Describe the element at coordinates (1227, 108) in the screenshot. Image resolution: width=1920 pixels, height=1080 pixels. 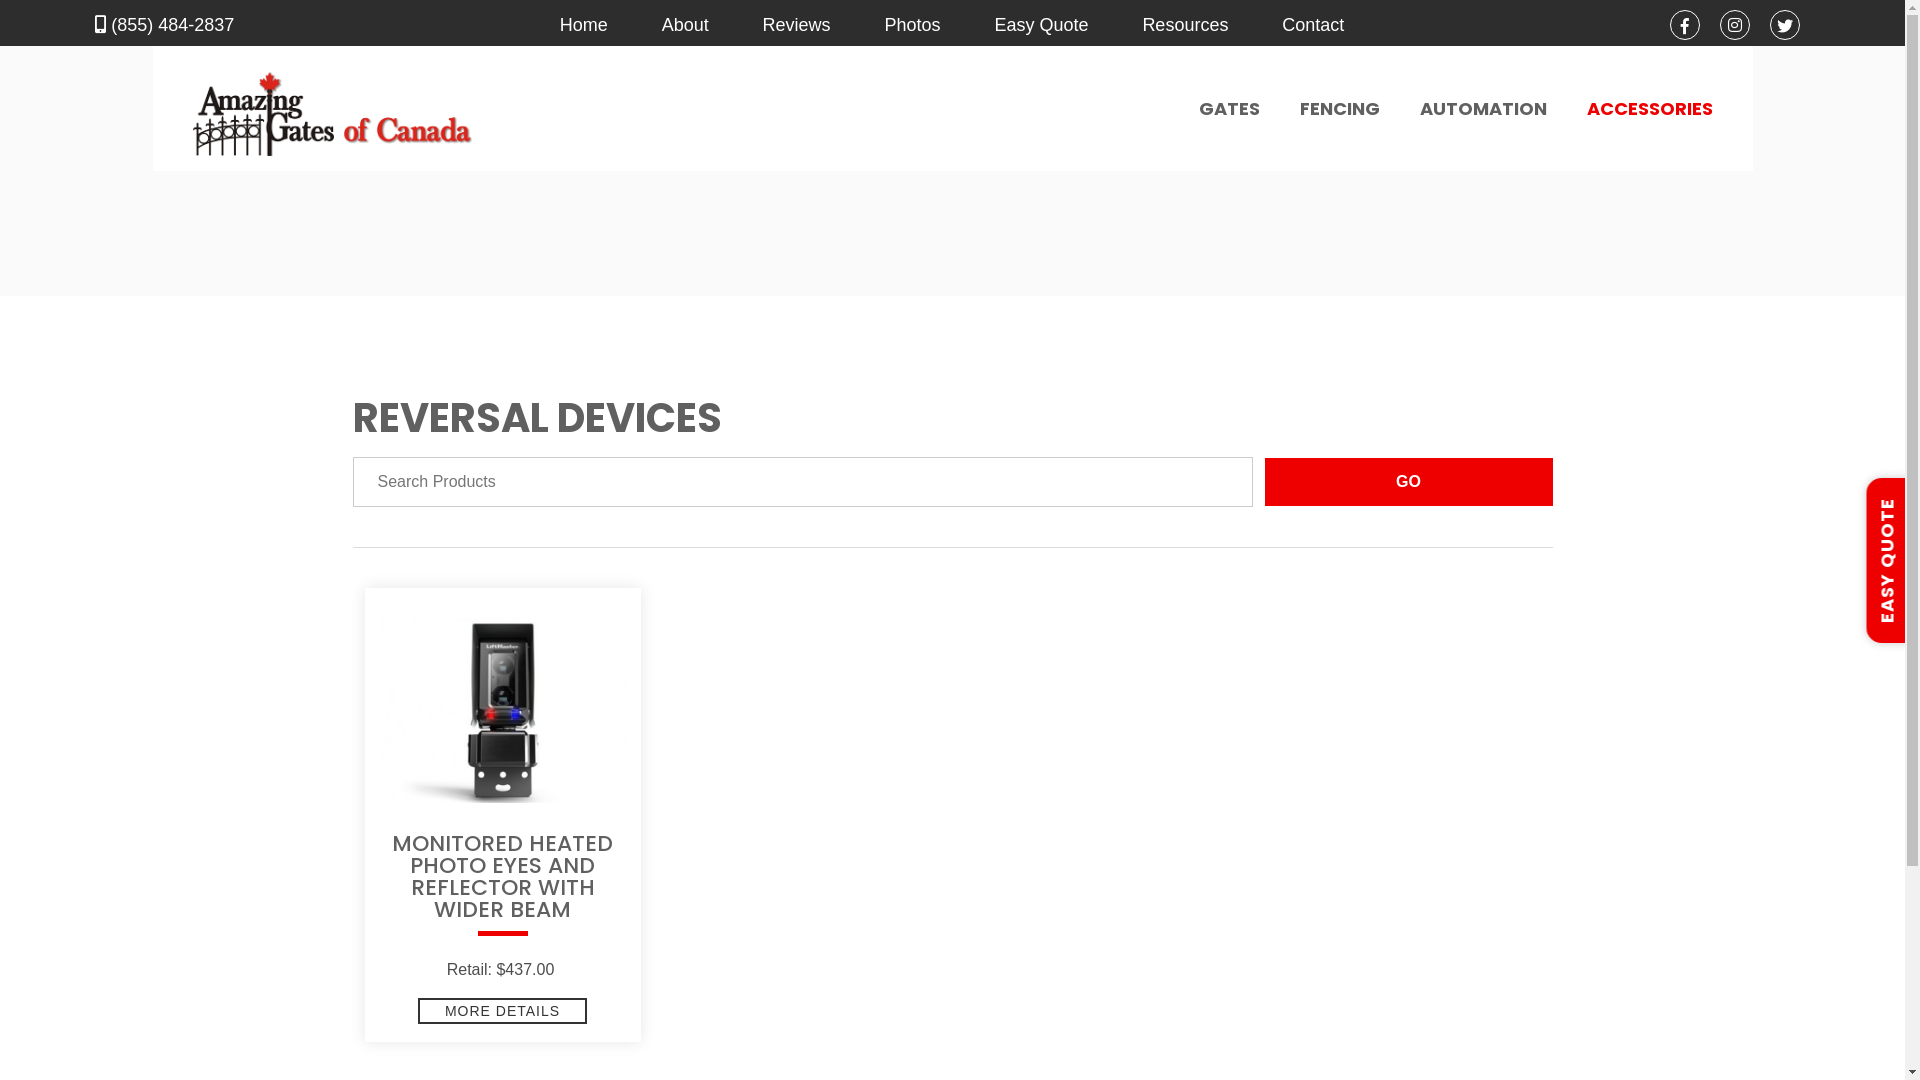
I see `'GATES'` at that location.